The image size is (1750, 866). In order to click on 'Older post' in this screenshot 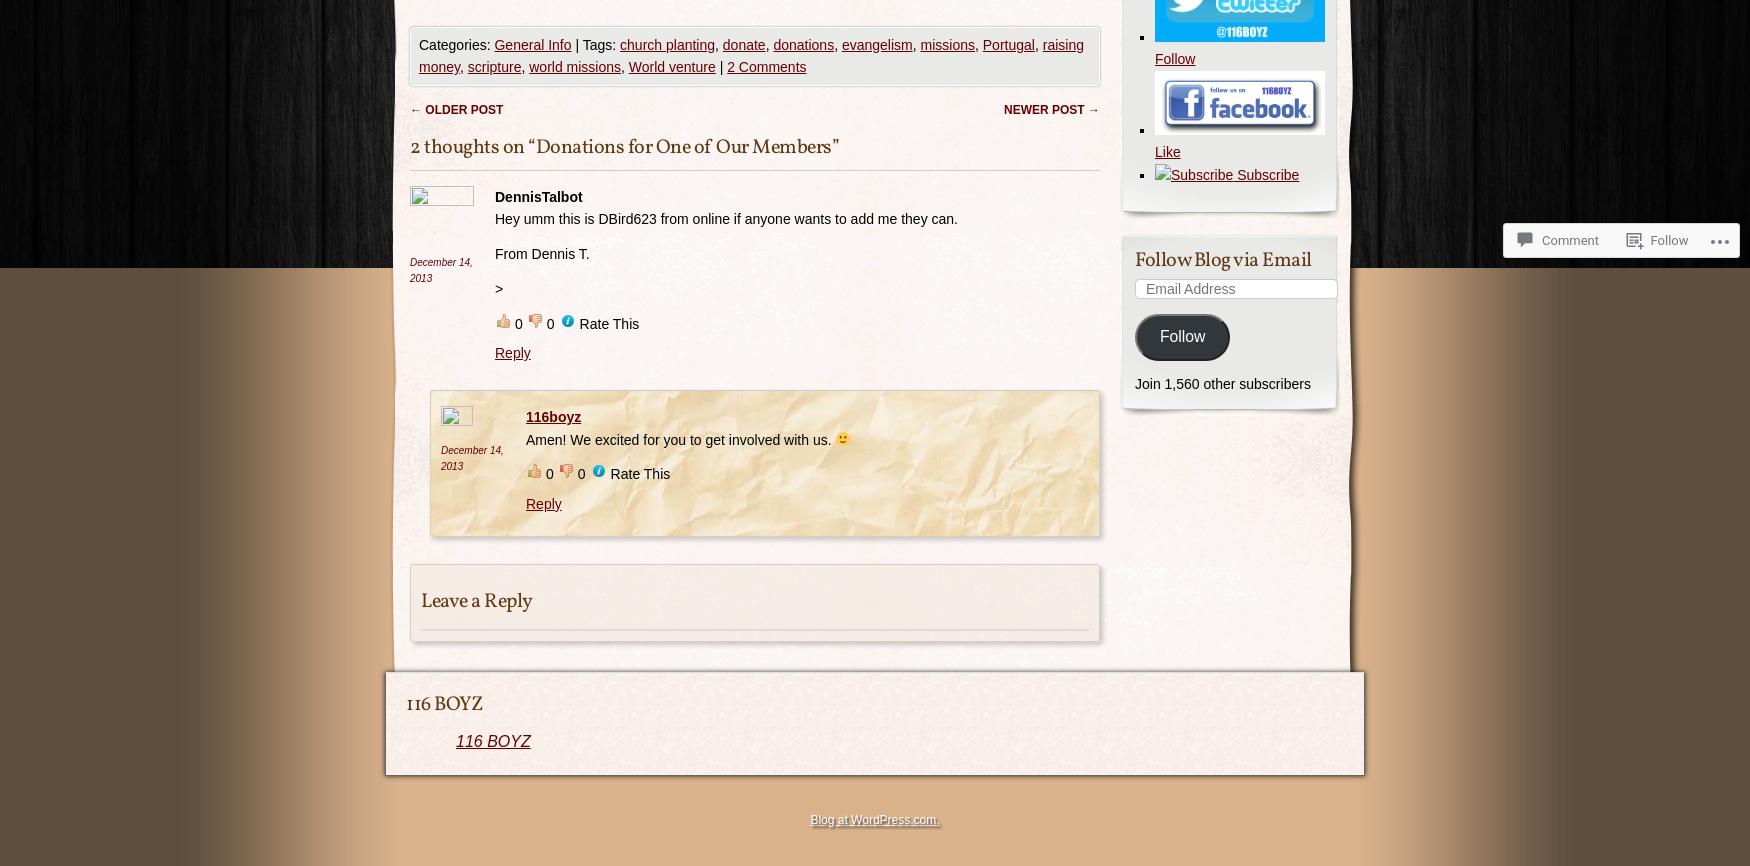, I will do `click(462, 109)`.